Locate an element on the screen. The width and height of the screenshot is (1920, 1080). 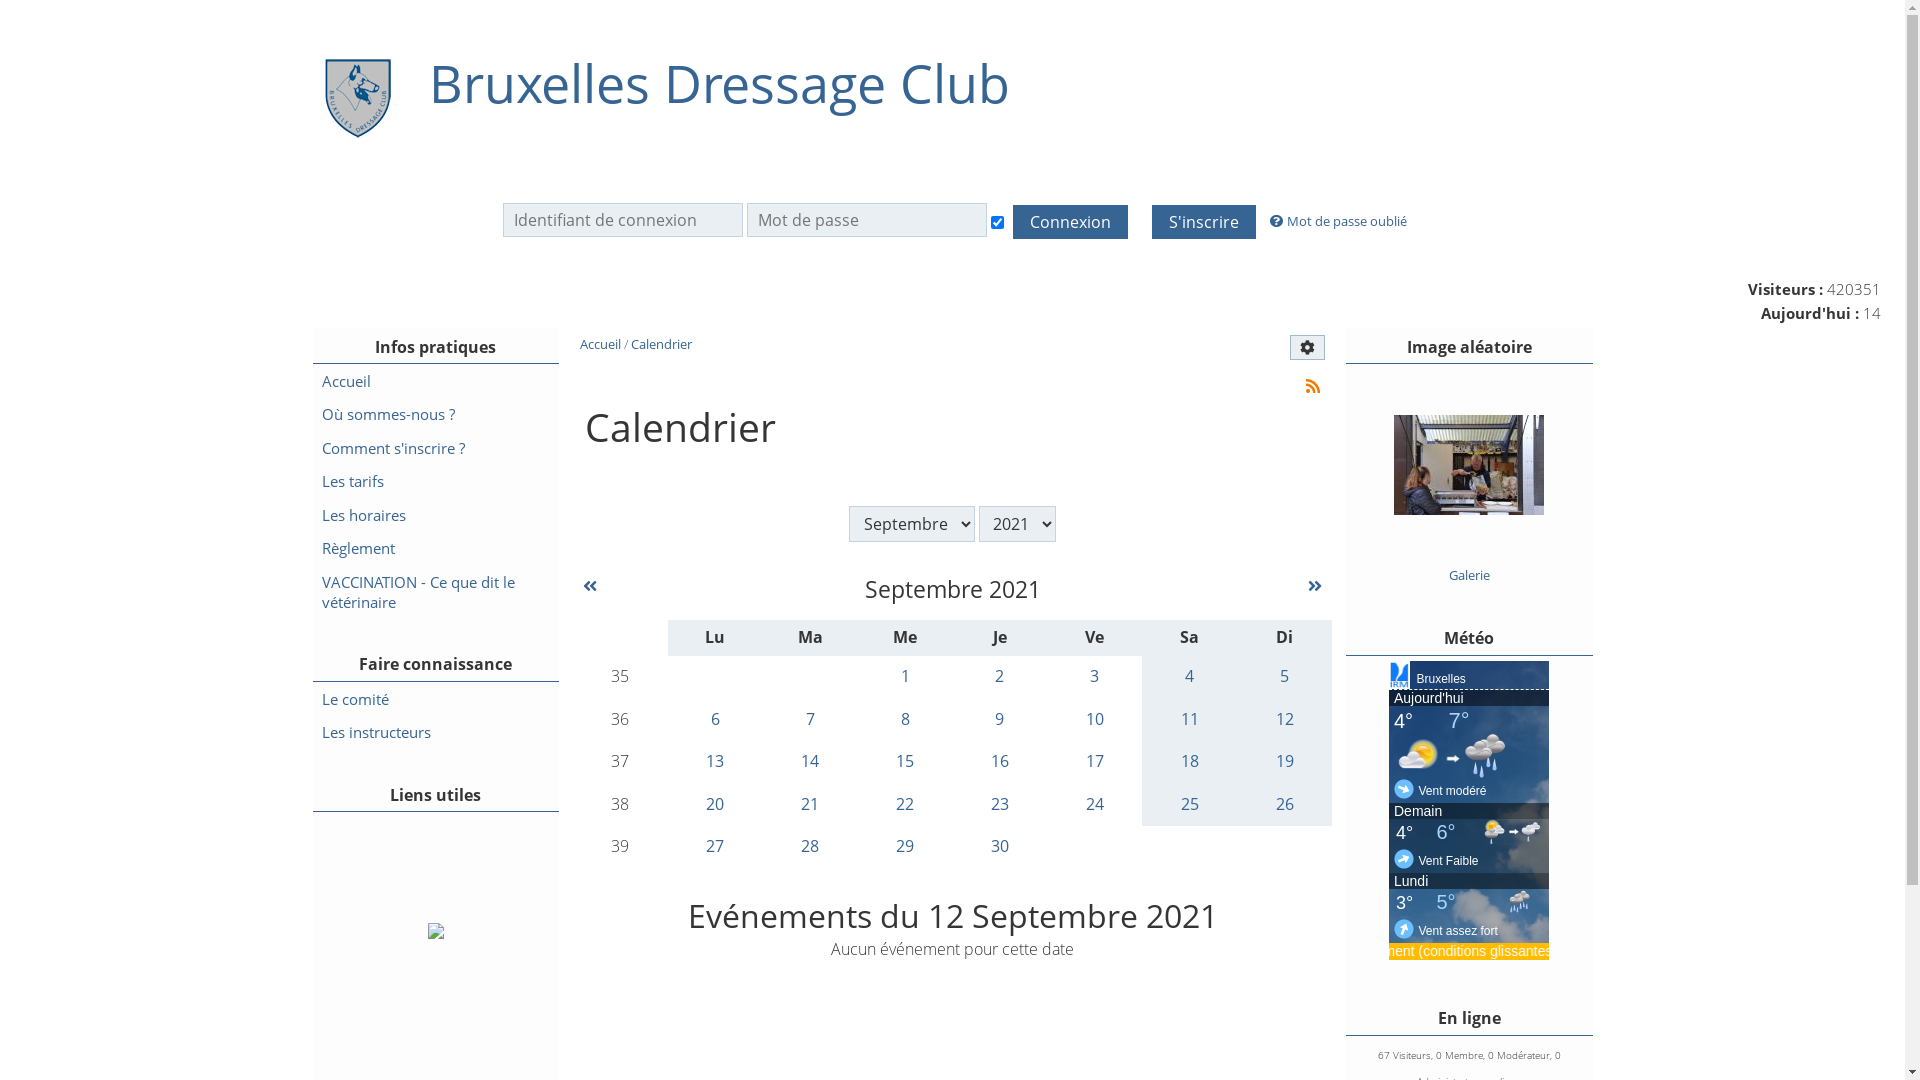
'3' is located at coordinates (1093, 676).